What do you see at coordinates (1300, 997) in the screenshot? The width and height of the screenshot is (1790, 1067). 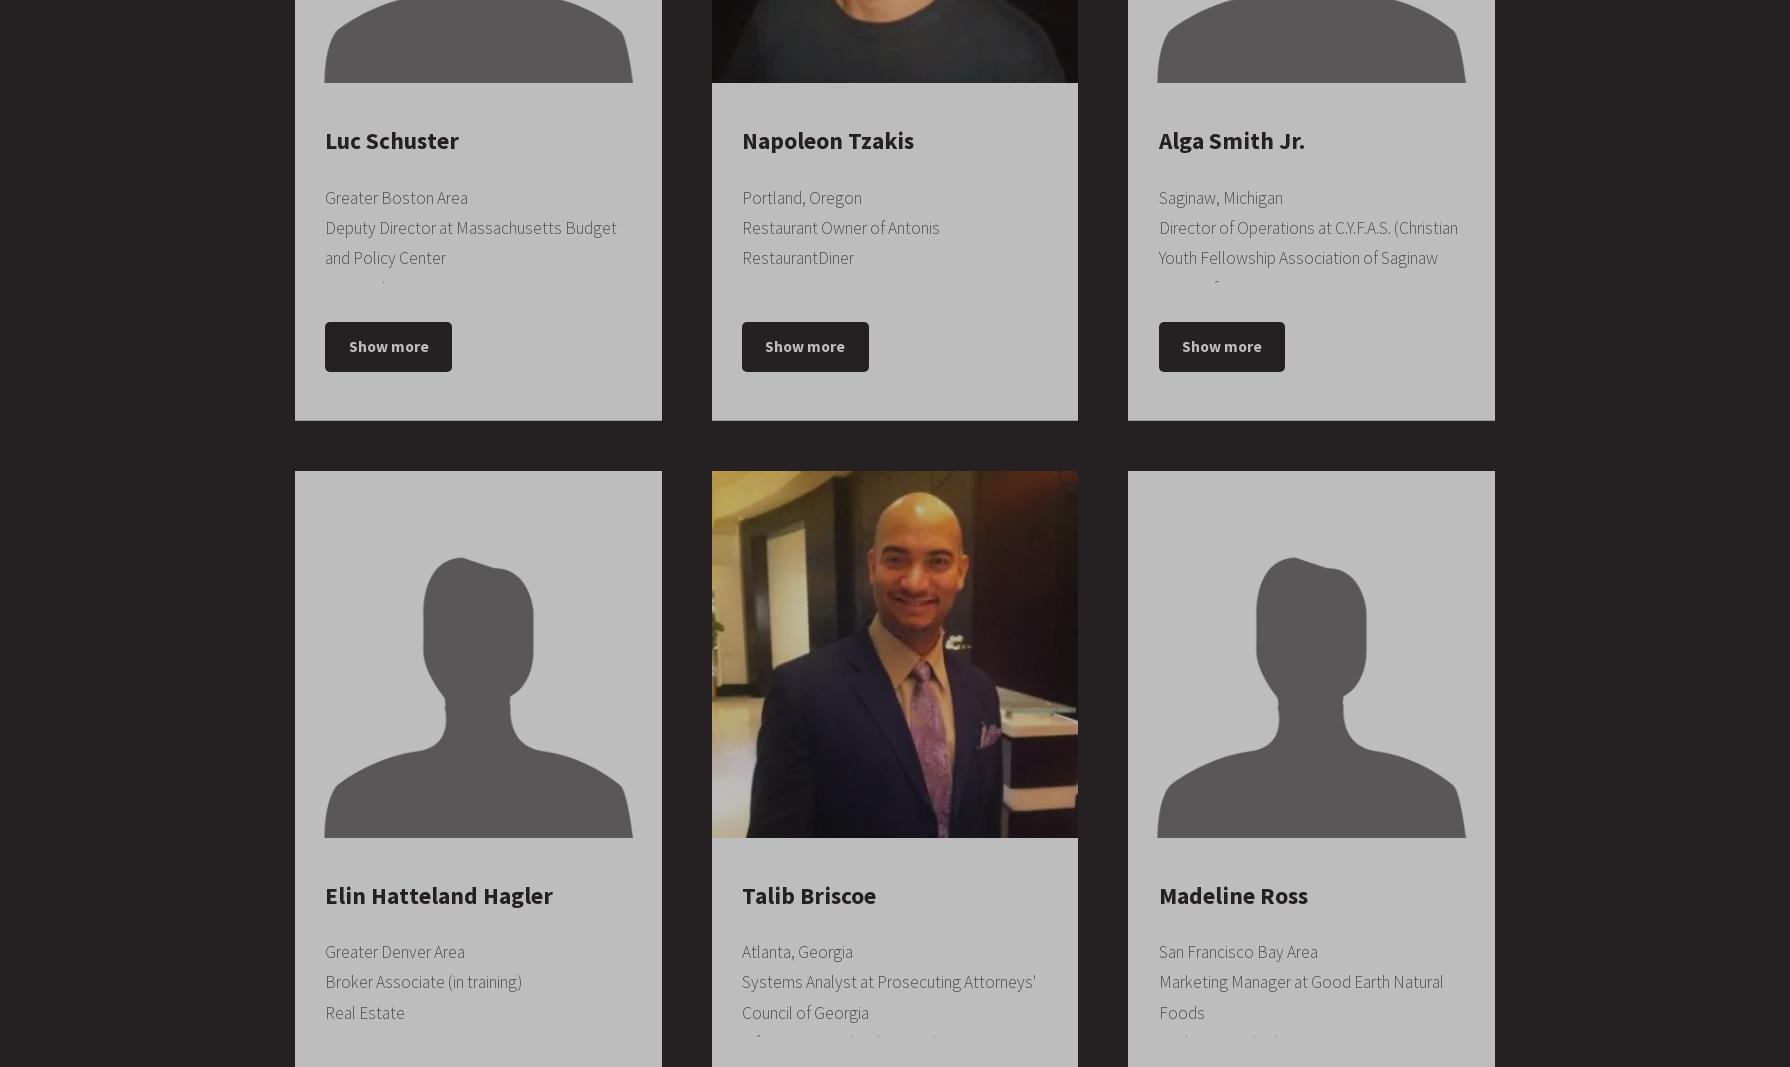 I see `'Marketing Manager at Good Earth Natural Foods'` at bounding box center [1300, 997].